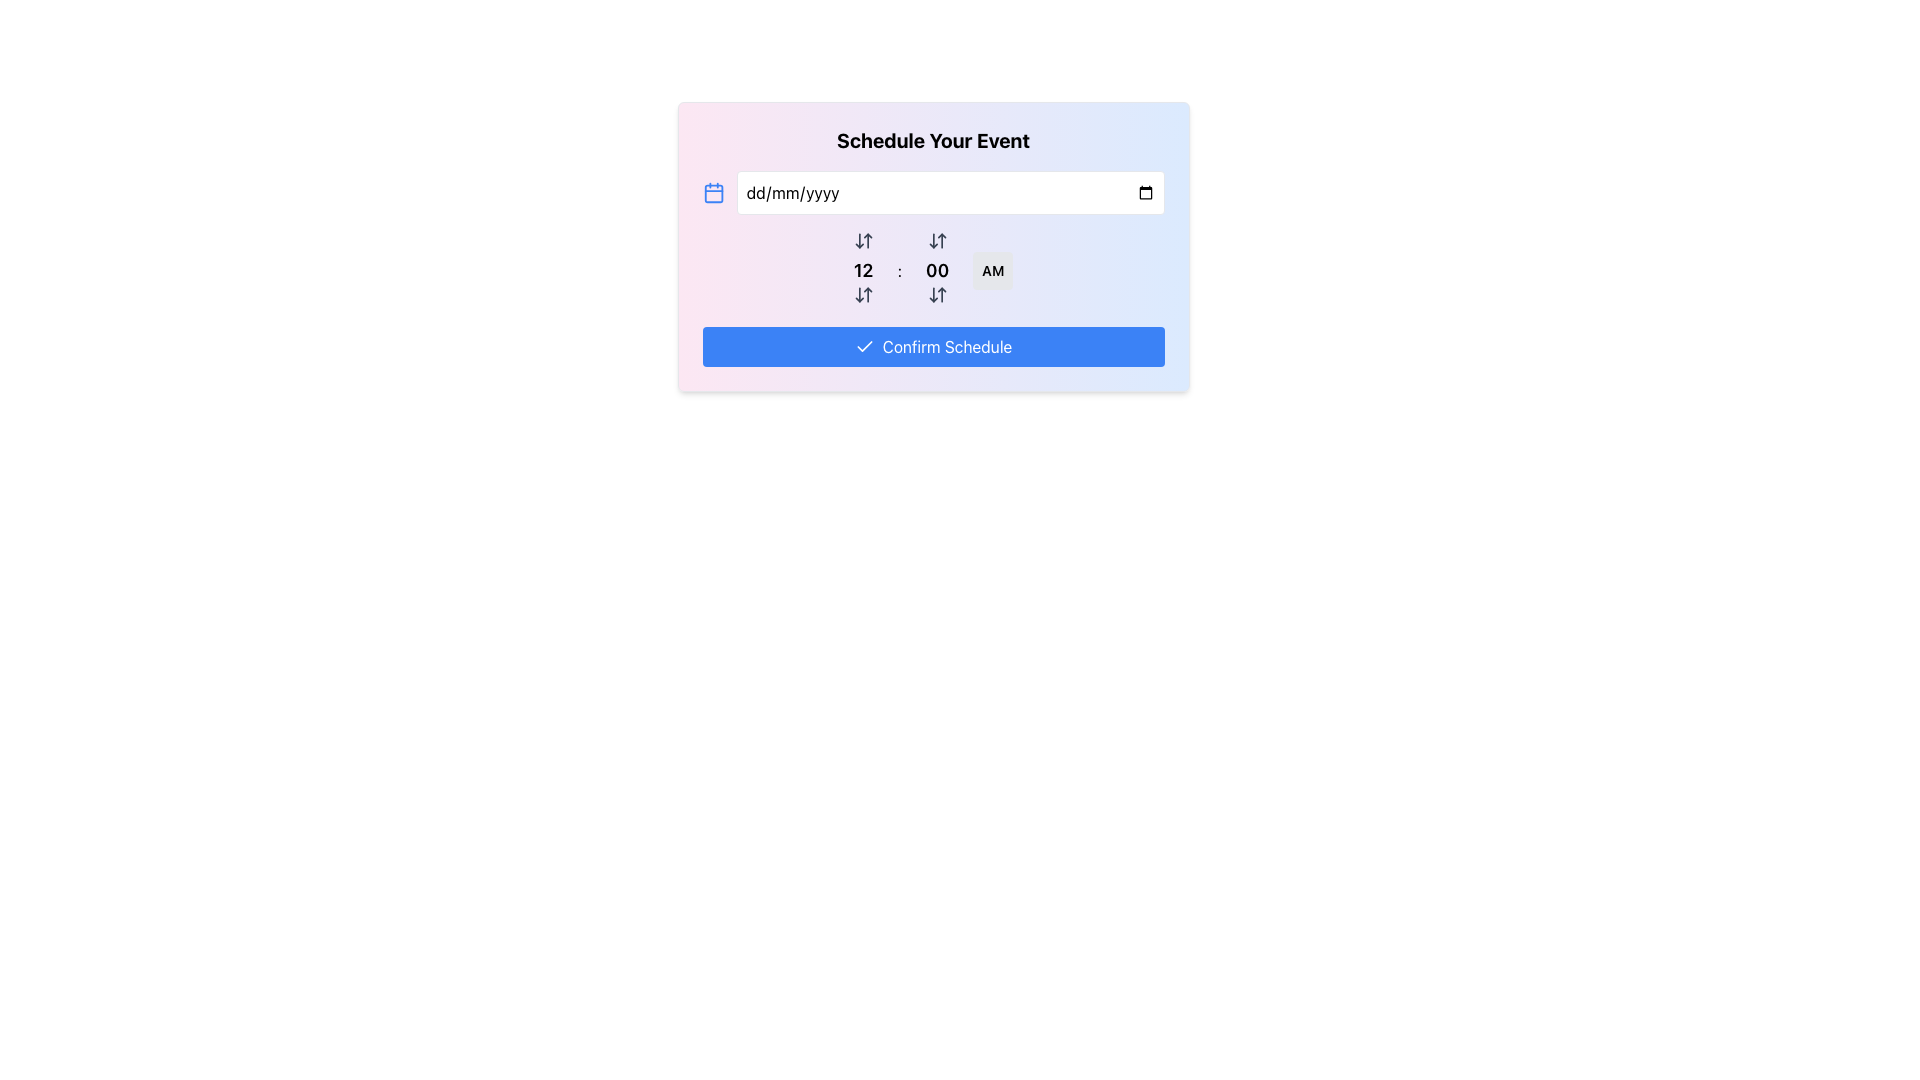 The width and height of the screenshot is (1920, 1080). What do you see at coordinates (863, 270) in the screenshot?
I see `text displayed in the 'hour' input field of the time picker component, which is positioned between two arrow buttons for incrementing and decrementing the value` at bounding box center [863, 270].